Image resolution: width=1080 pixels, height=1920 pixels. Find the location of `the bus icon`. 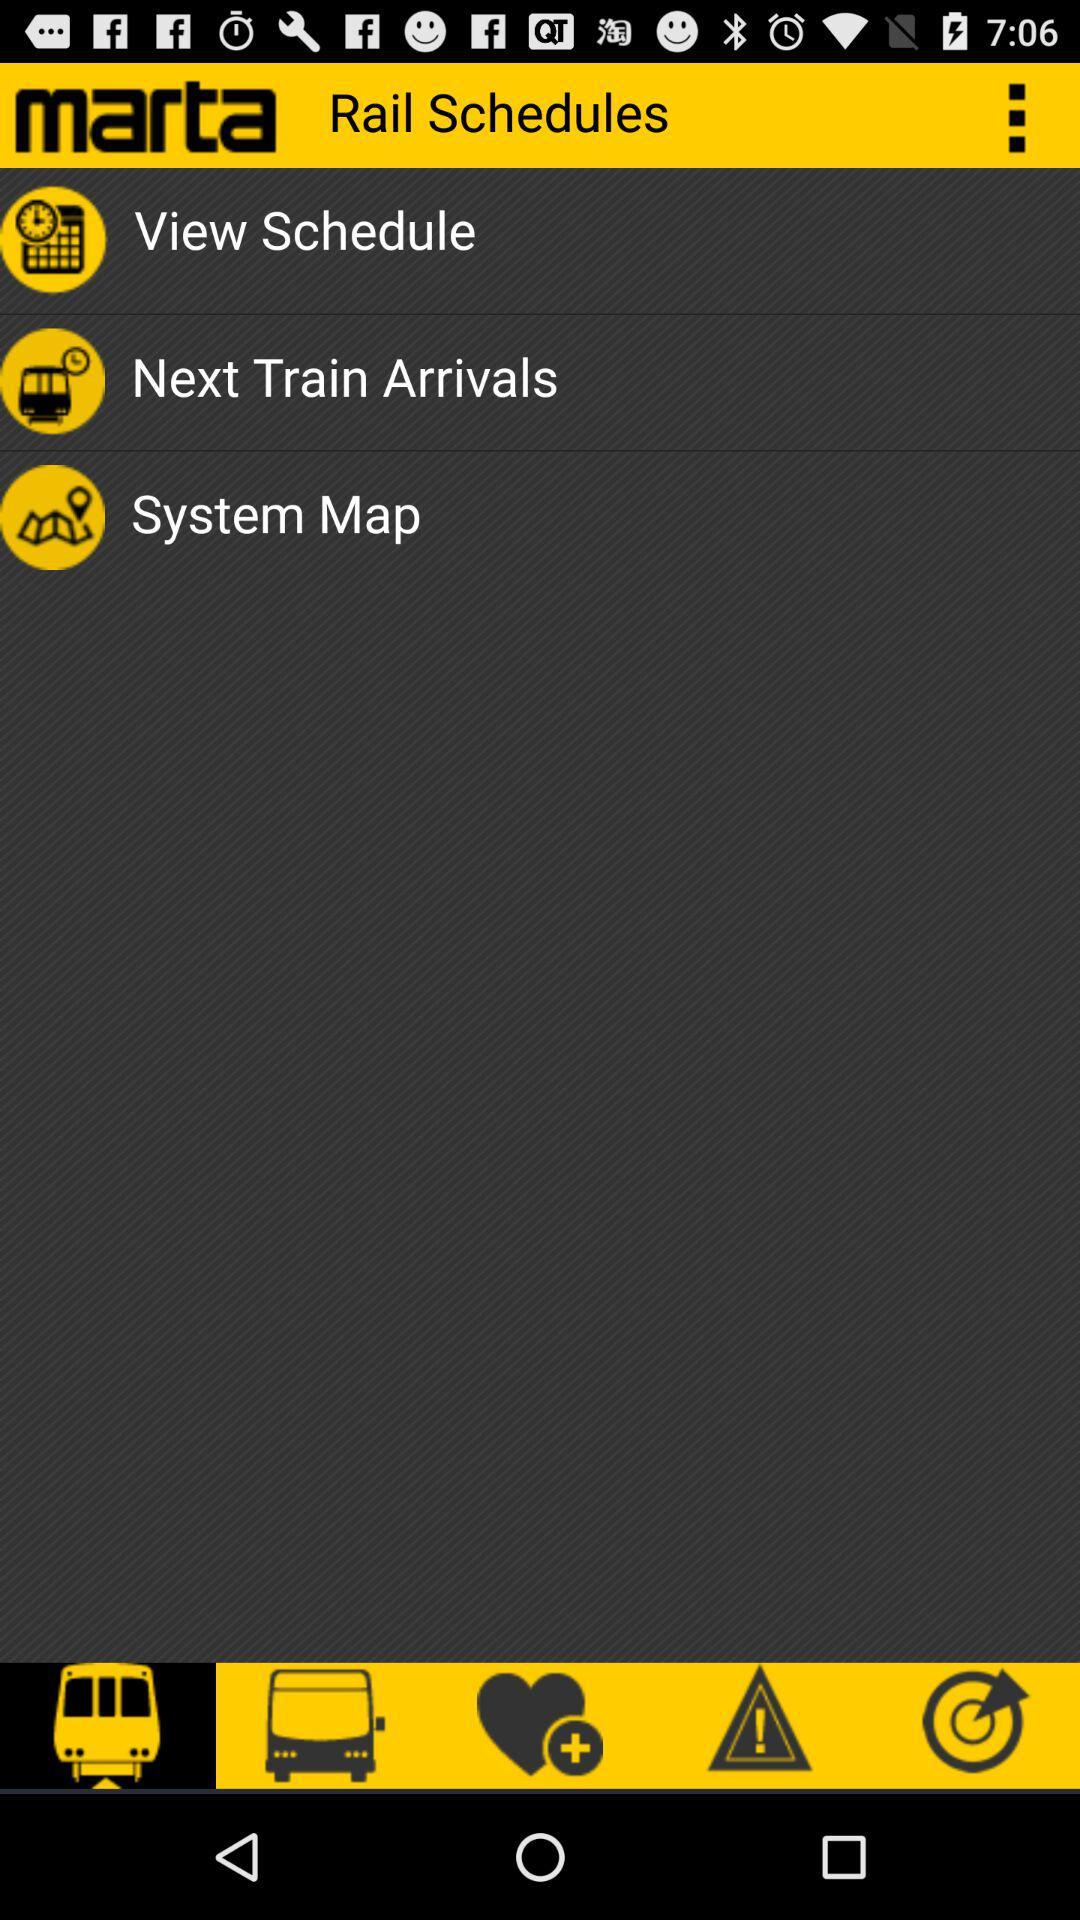

the bus icon is located at coordinates (323, 1725).